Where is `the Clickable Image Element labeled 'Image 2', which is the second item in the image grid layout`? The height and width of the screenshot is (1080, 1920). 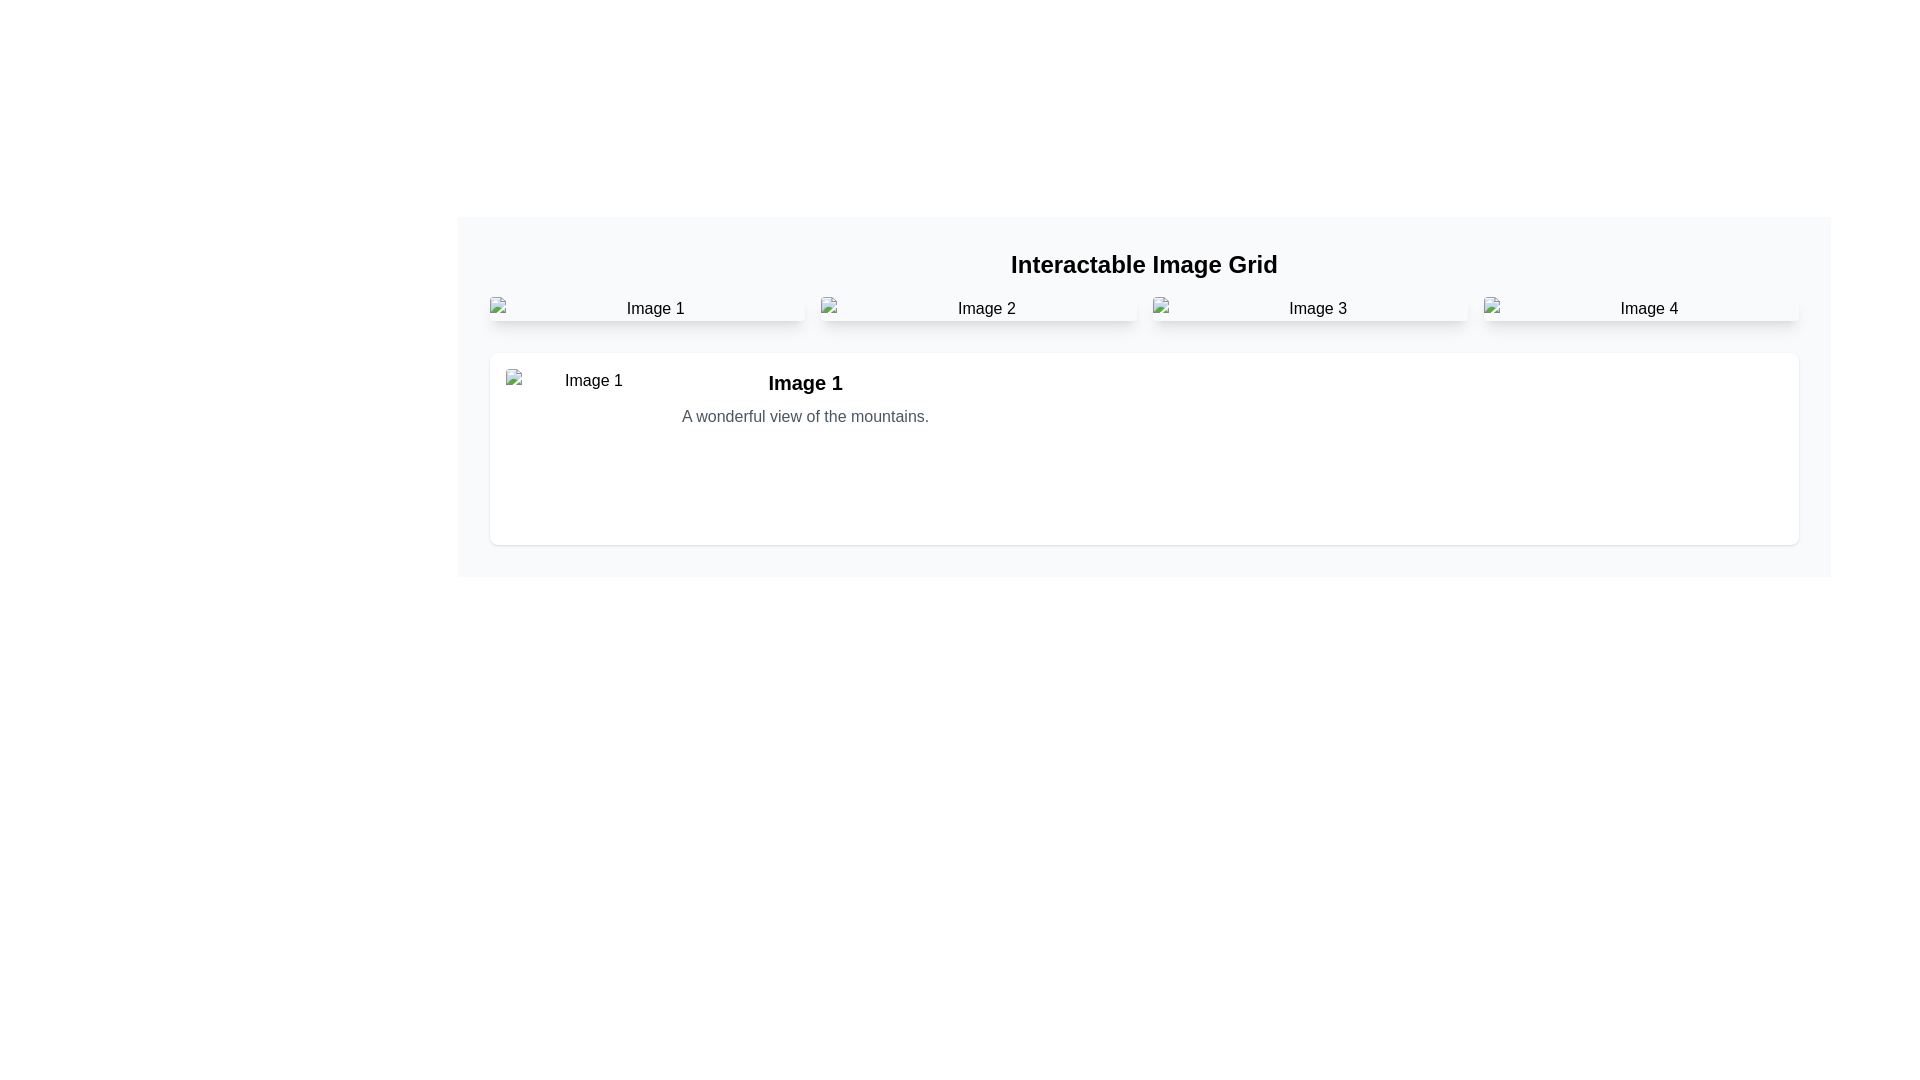 the Clickable Image Element labeled 'Image 2', which is the second item in the image grid layout is located at coordinates (978, 308).